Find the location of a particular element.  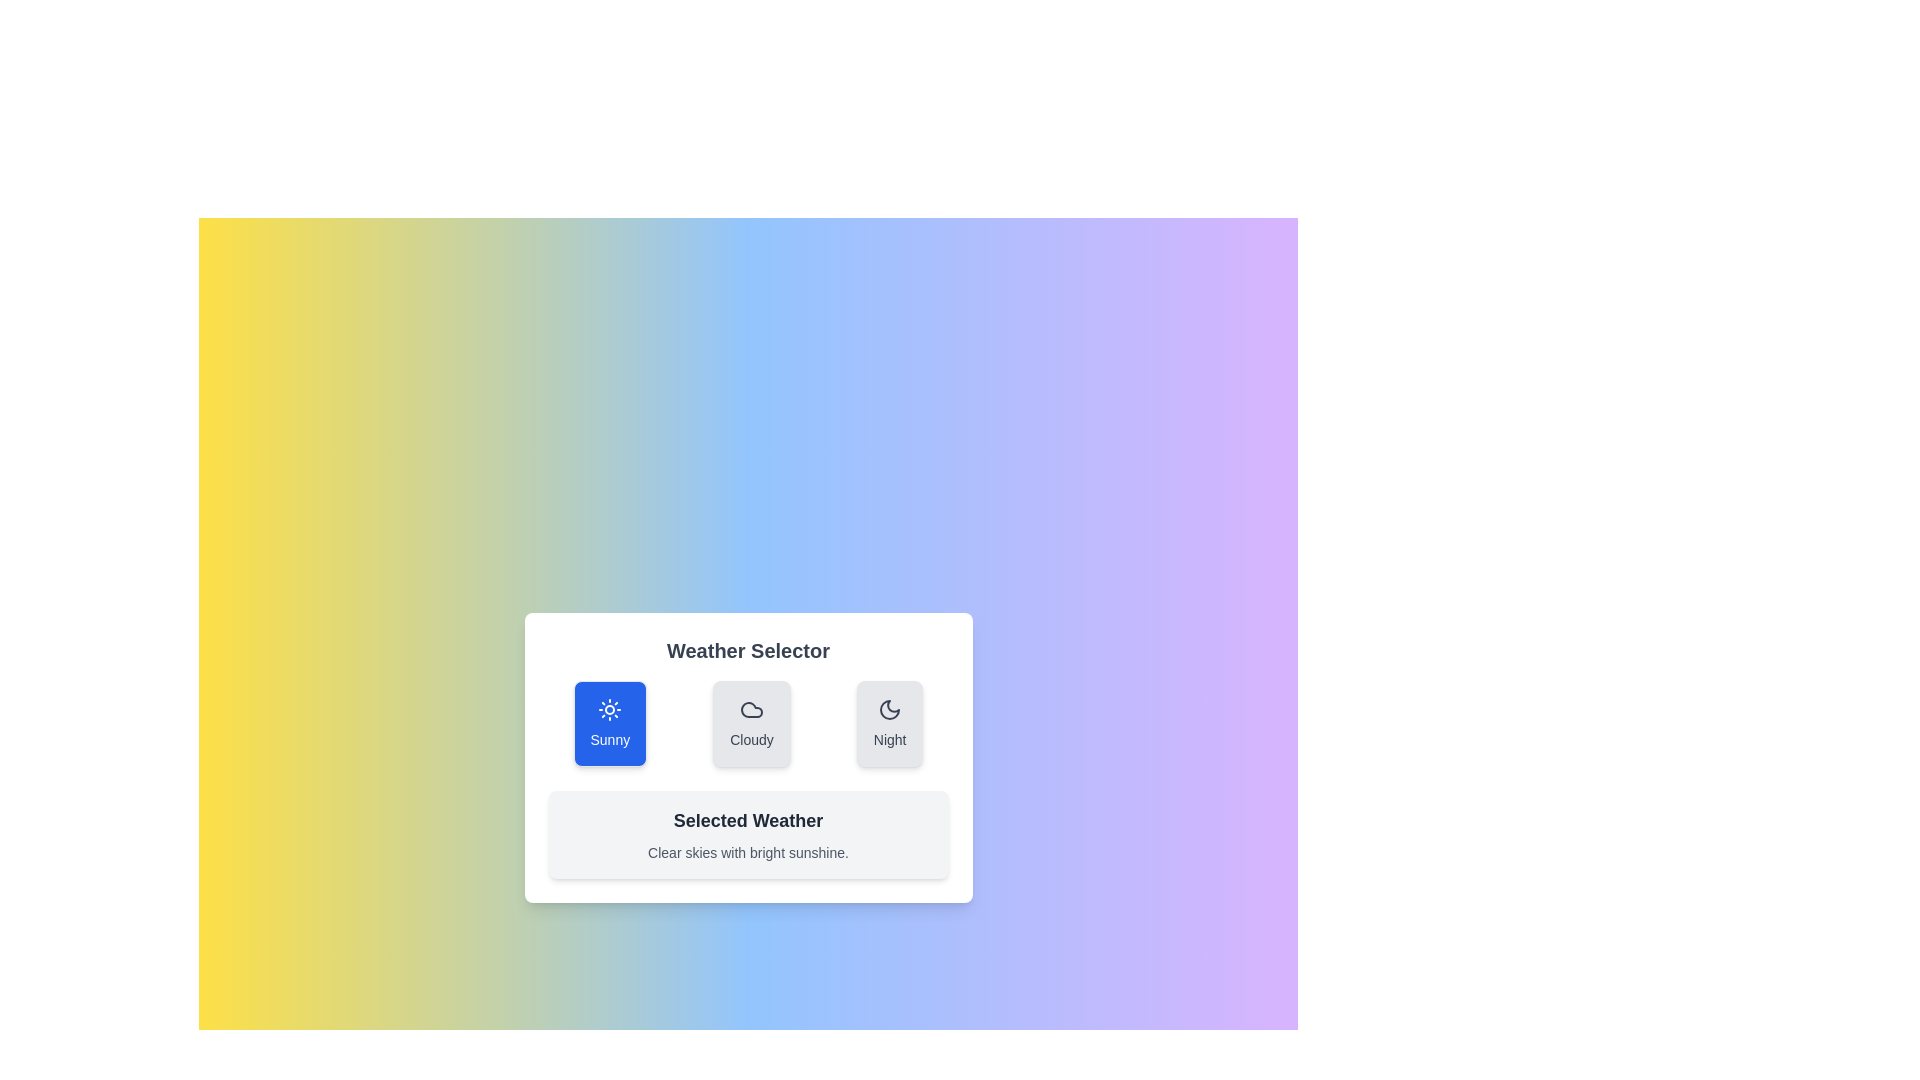

the middle cloud pictogram icon is located at coordinates (751, 708).